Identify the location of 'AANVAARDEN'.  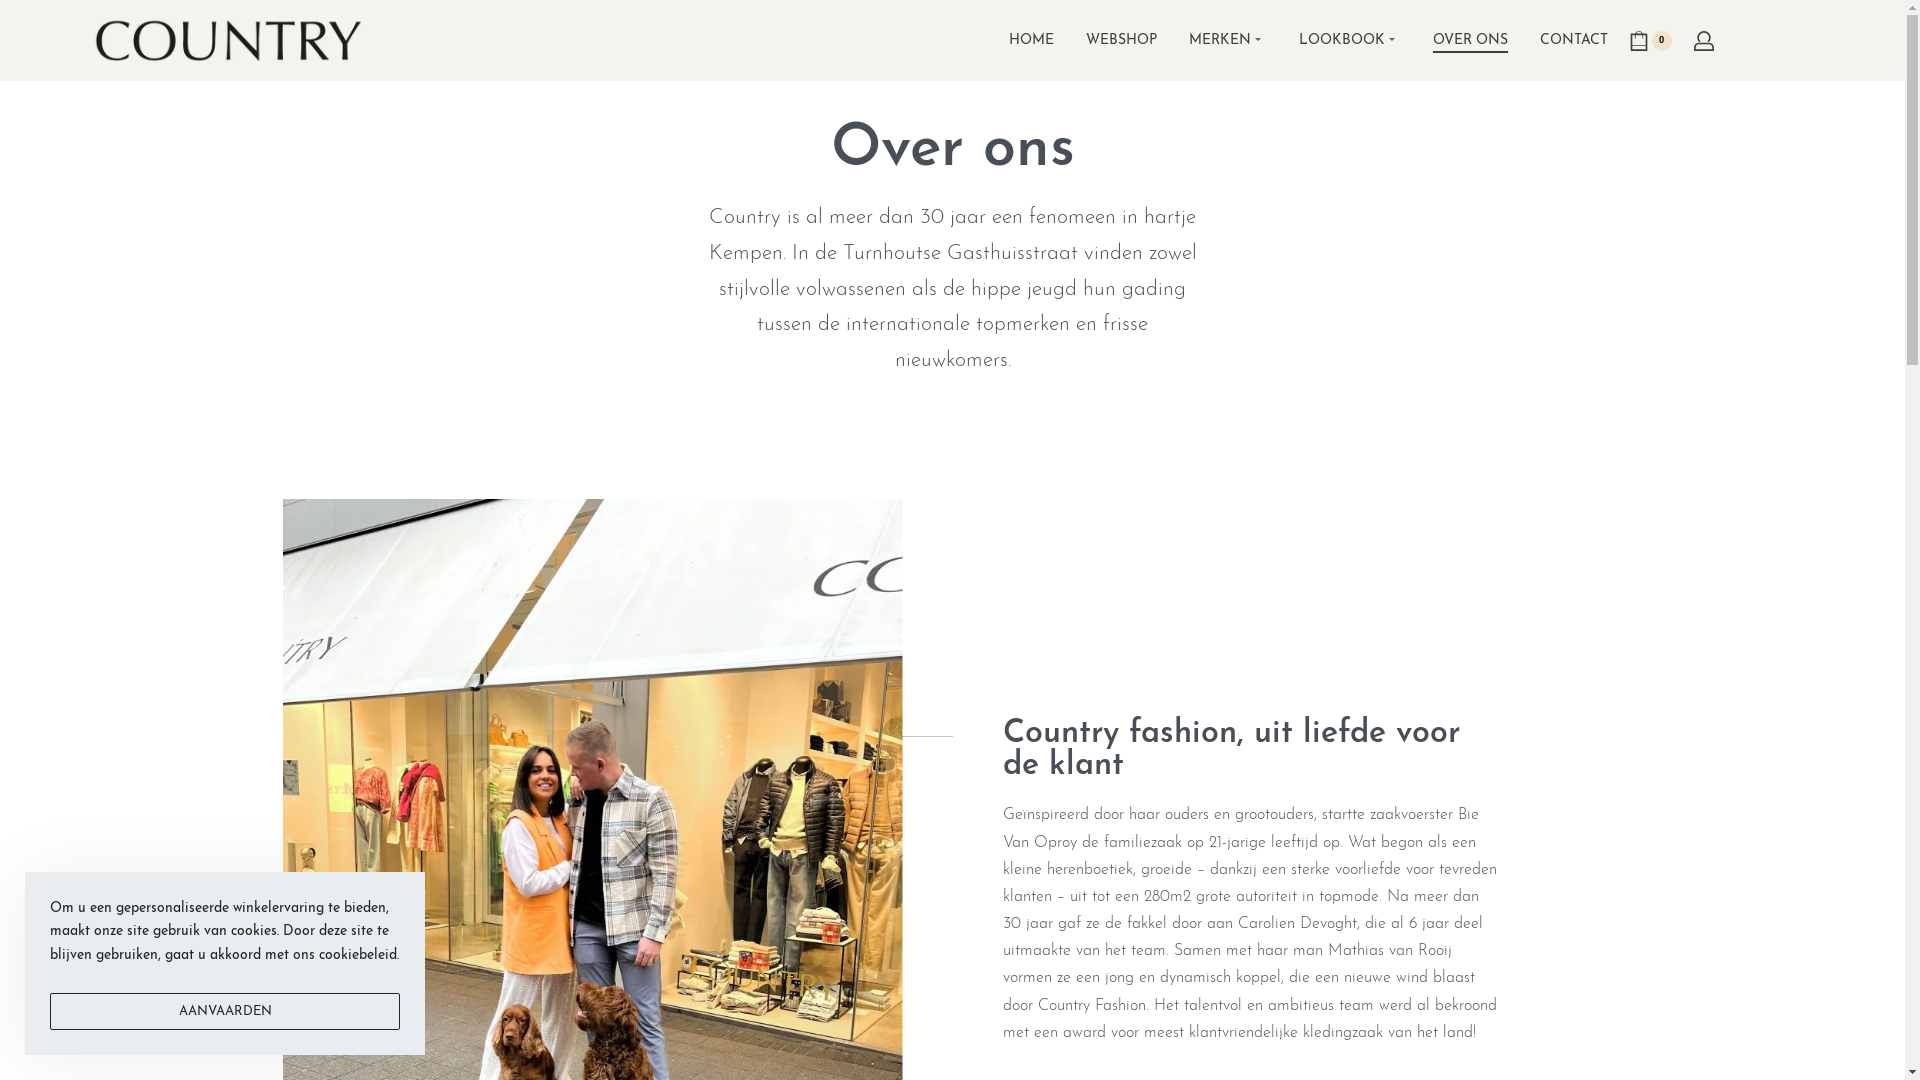
(225, 1011).